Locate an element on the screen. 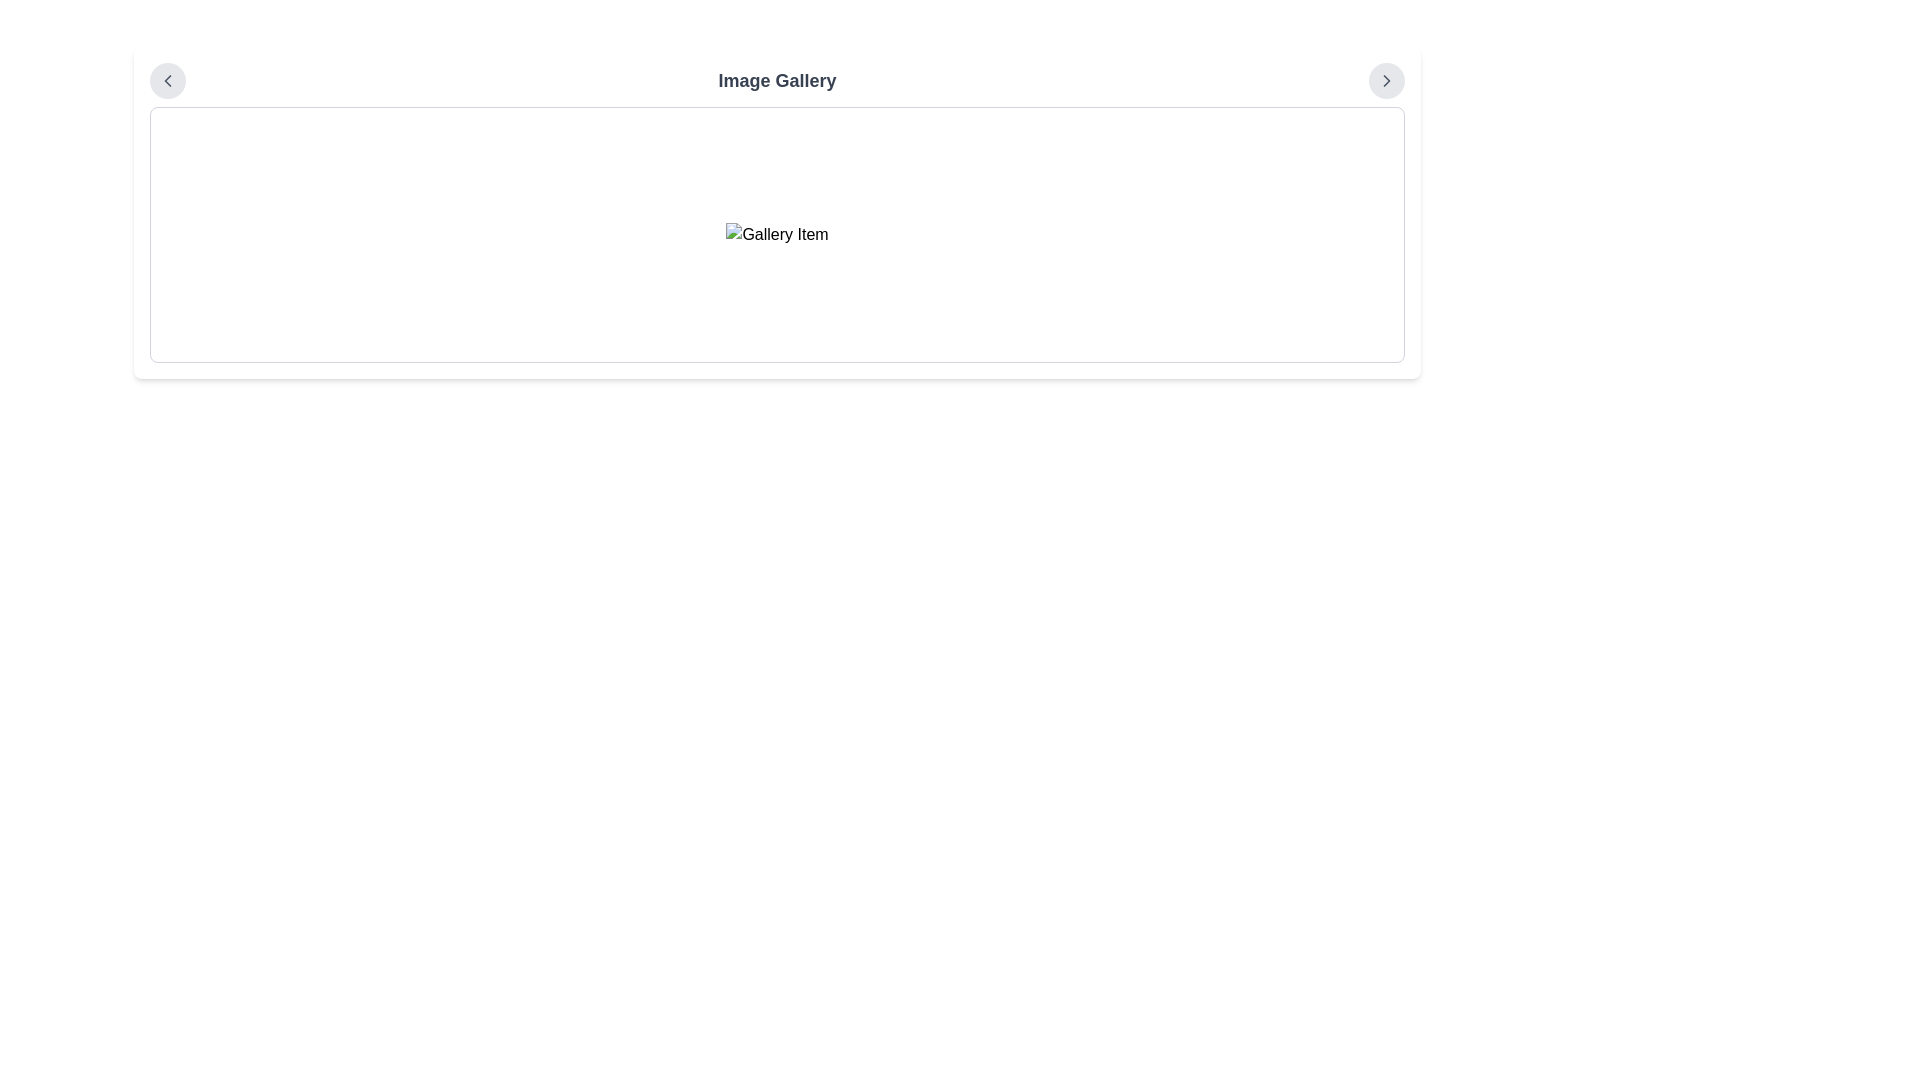 Image resolution: width=1920 pixels, height=1080 pixels. the circular button containing the dark gray left-pointing arrow icon is located at coordinates (168, 80).